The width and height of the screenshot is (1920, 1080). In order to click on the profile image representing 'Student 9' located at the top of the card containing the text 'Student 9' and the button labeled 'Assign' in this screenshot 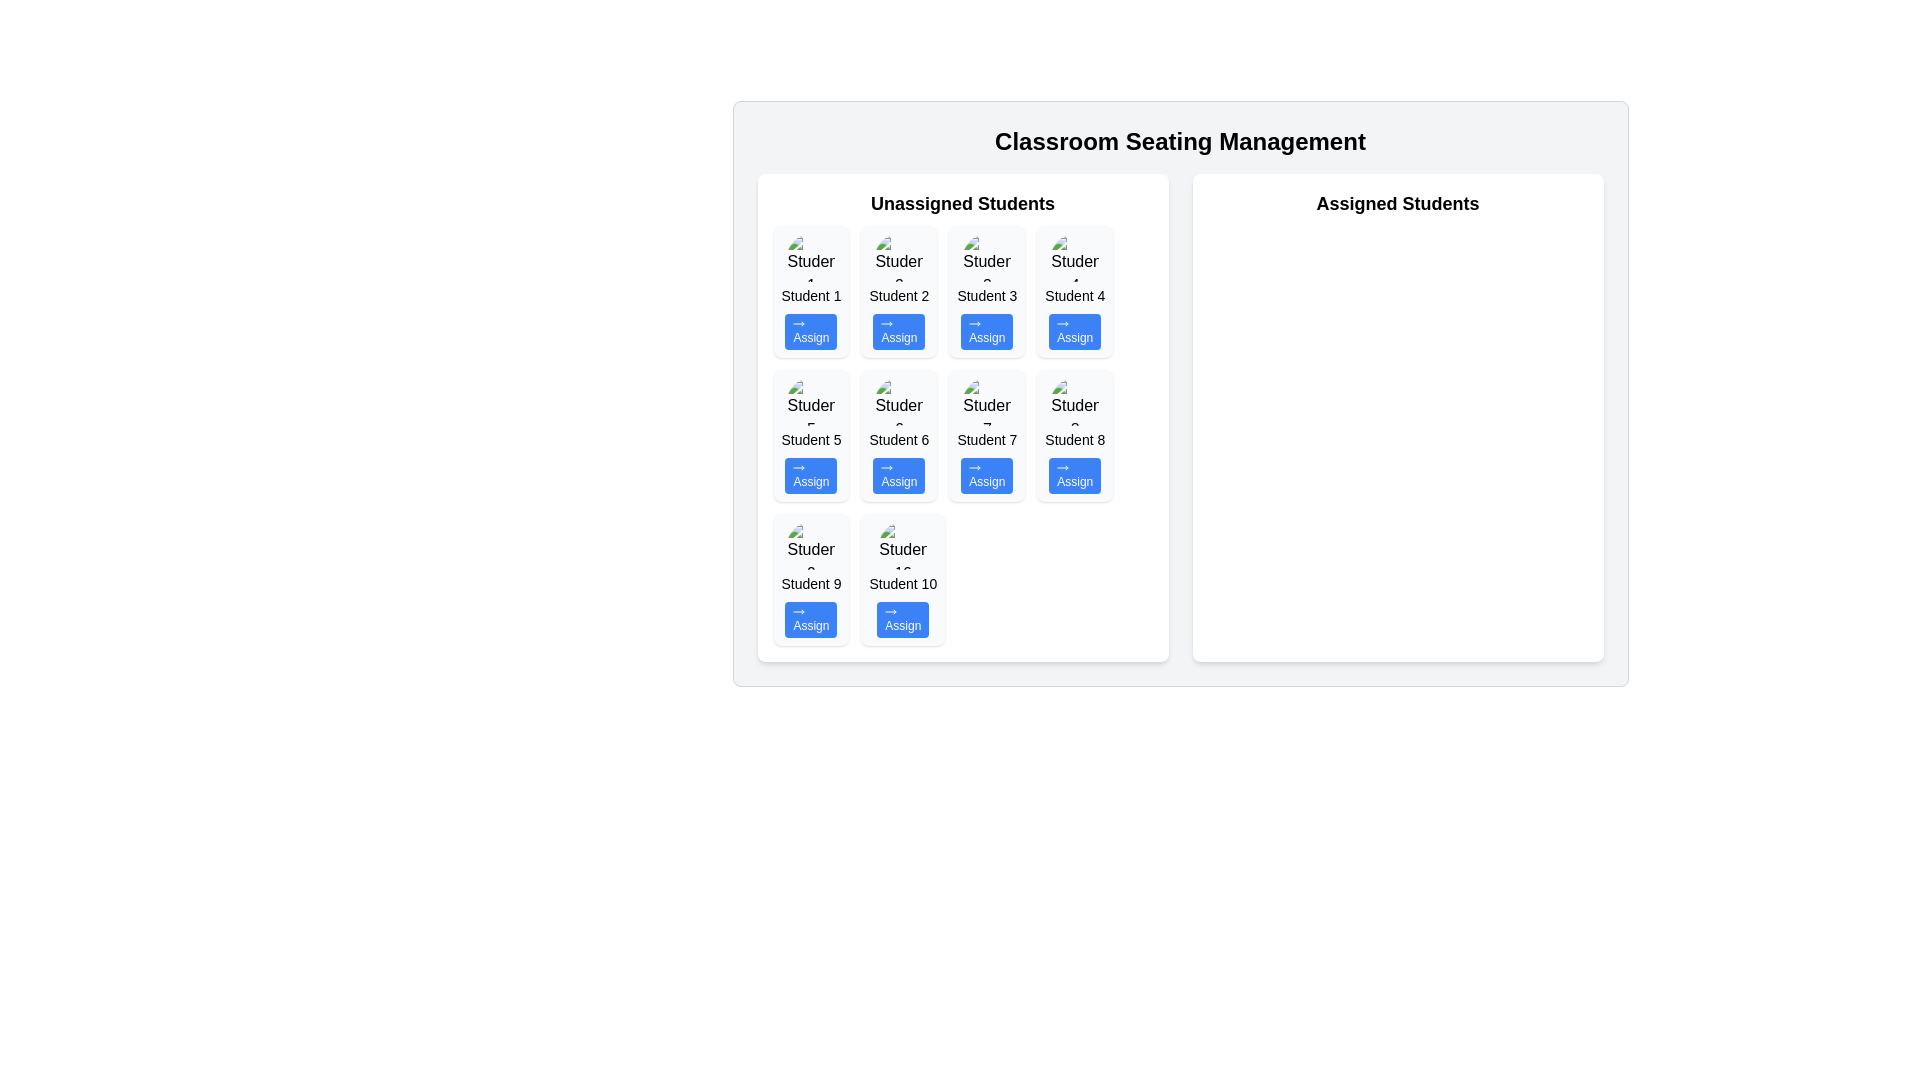, I will do `click(811, 546)`.